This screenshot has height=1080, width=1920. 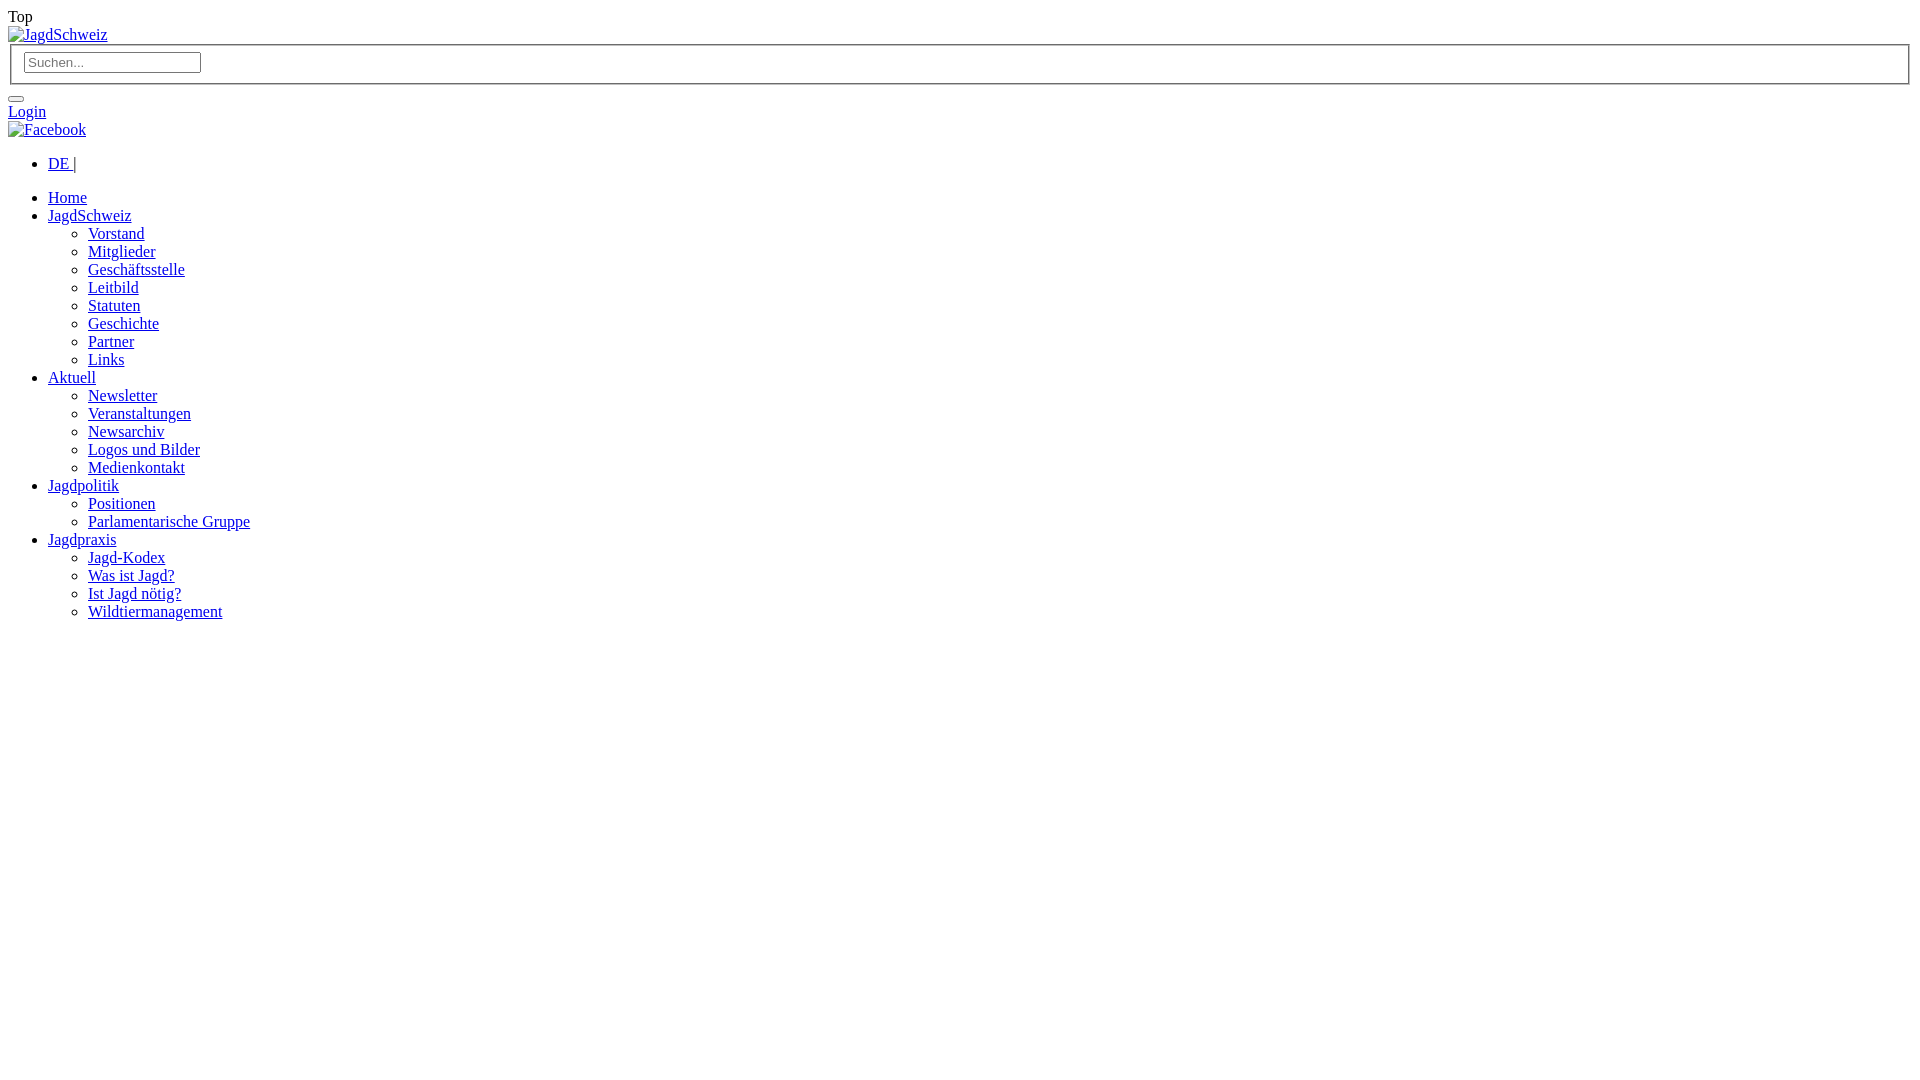 I want to click on 'Geschichte', so click(x=122, y=322).